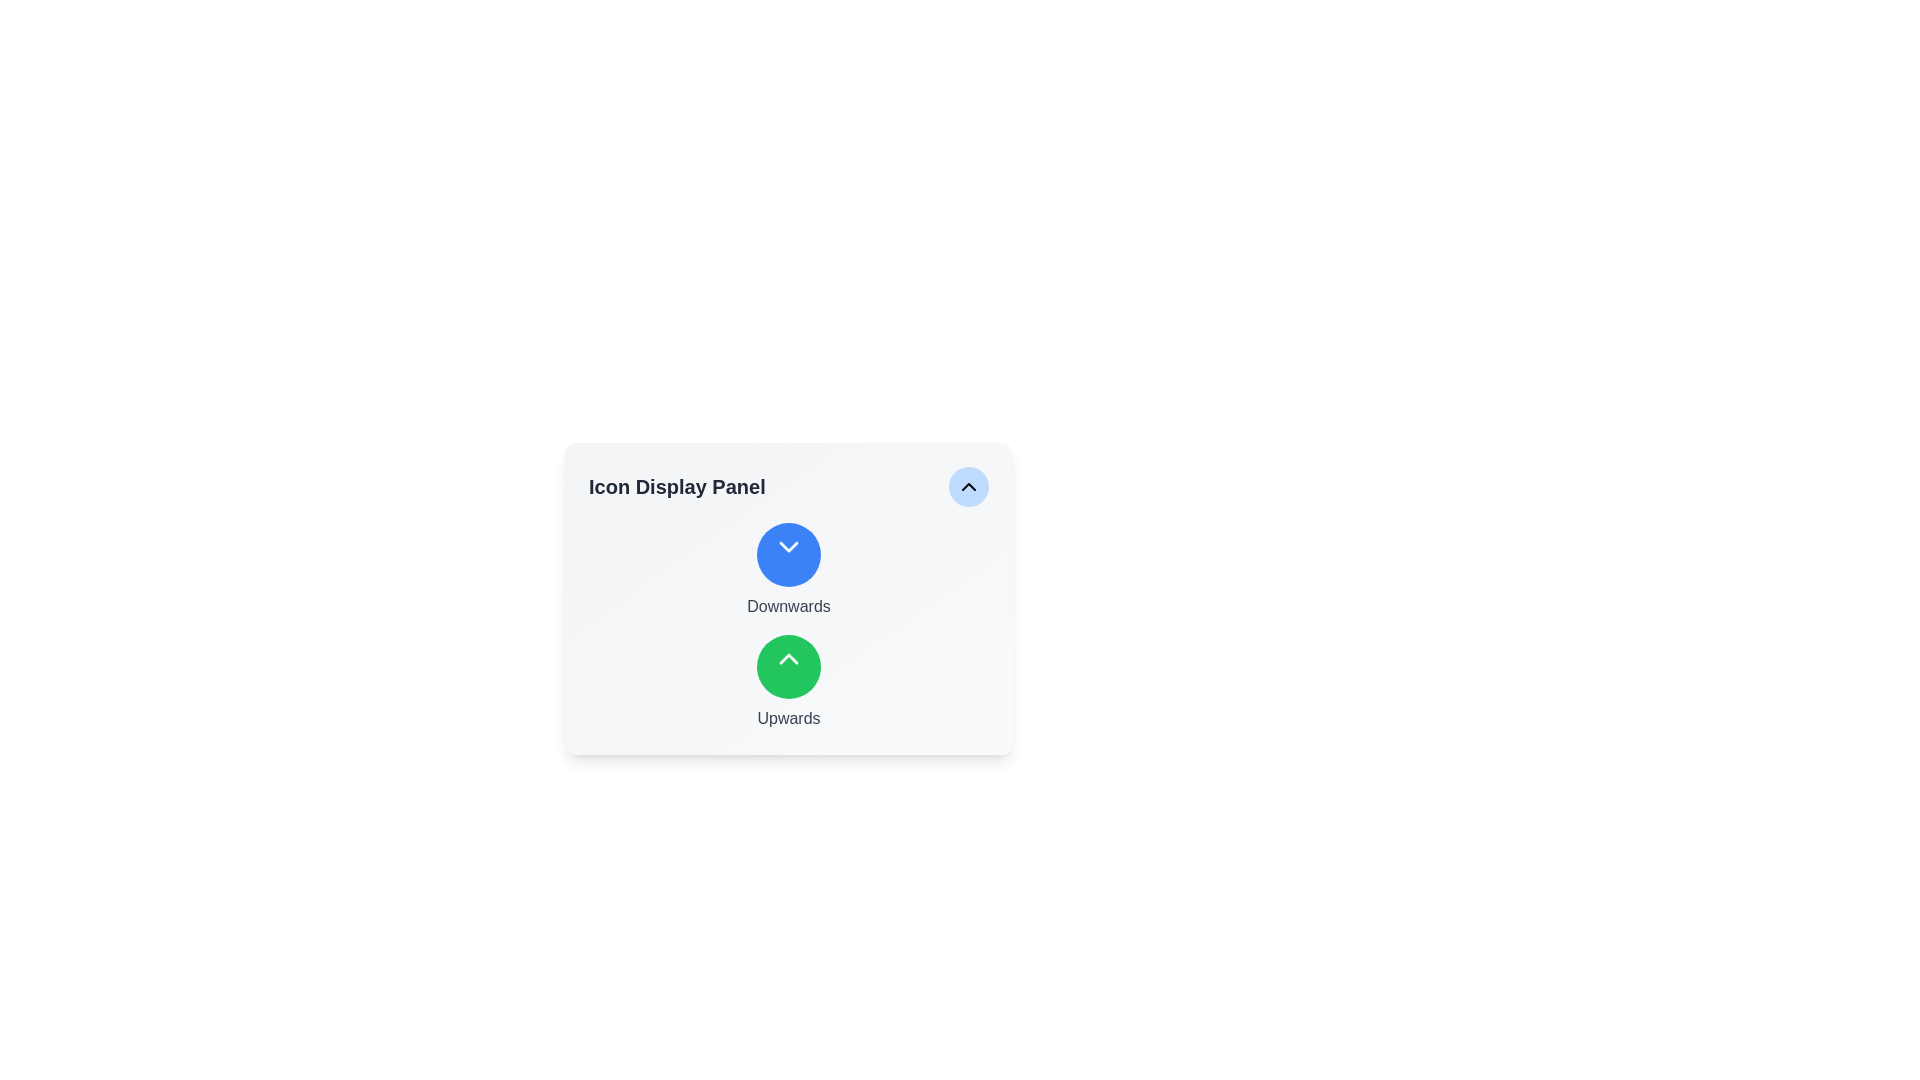 This screenshot has height=1080, width=1920. What do you see at coordinates (787, 663) in the screenshot?
I see `the upward navigation button located at the bottom section of the panel, directly above the blue downward arrow button` at bounding box center [787, 663].